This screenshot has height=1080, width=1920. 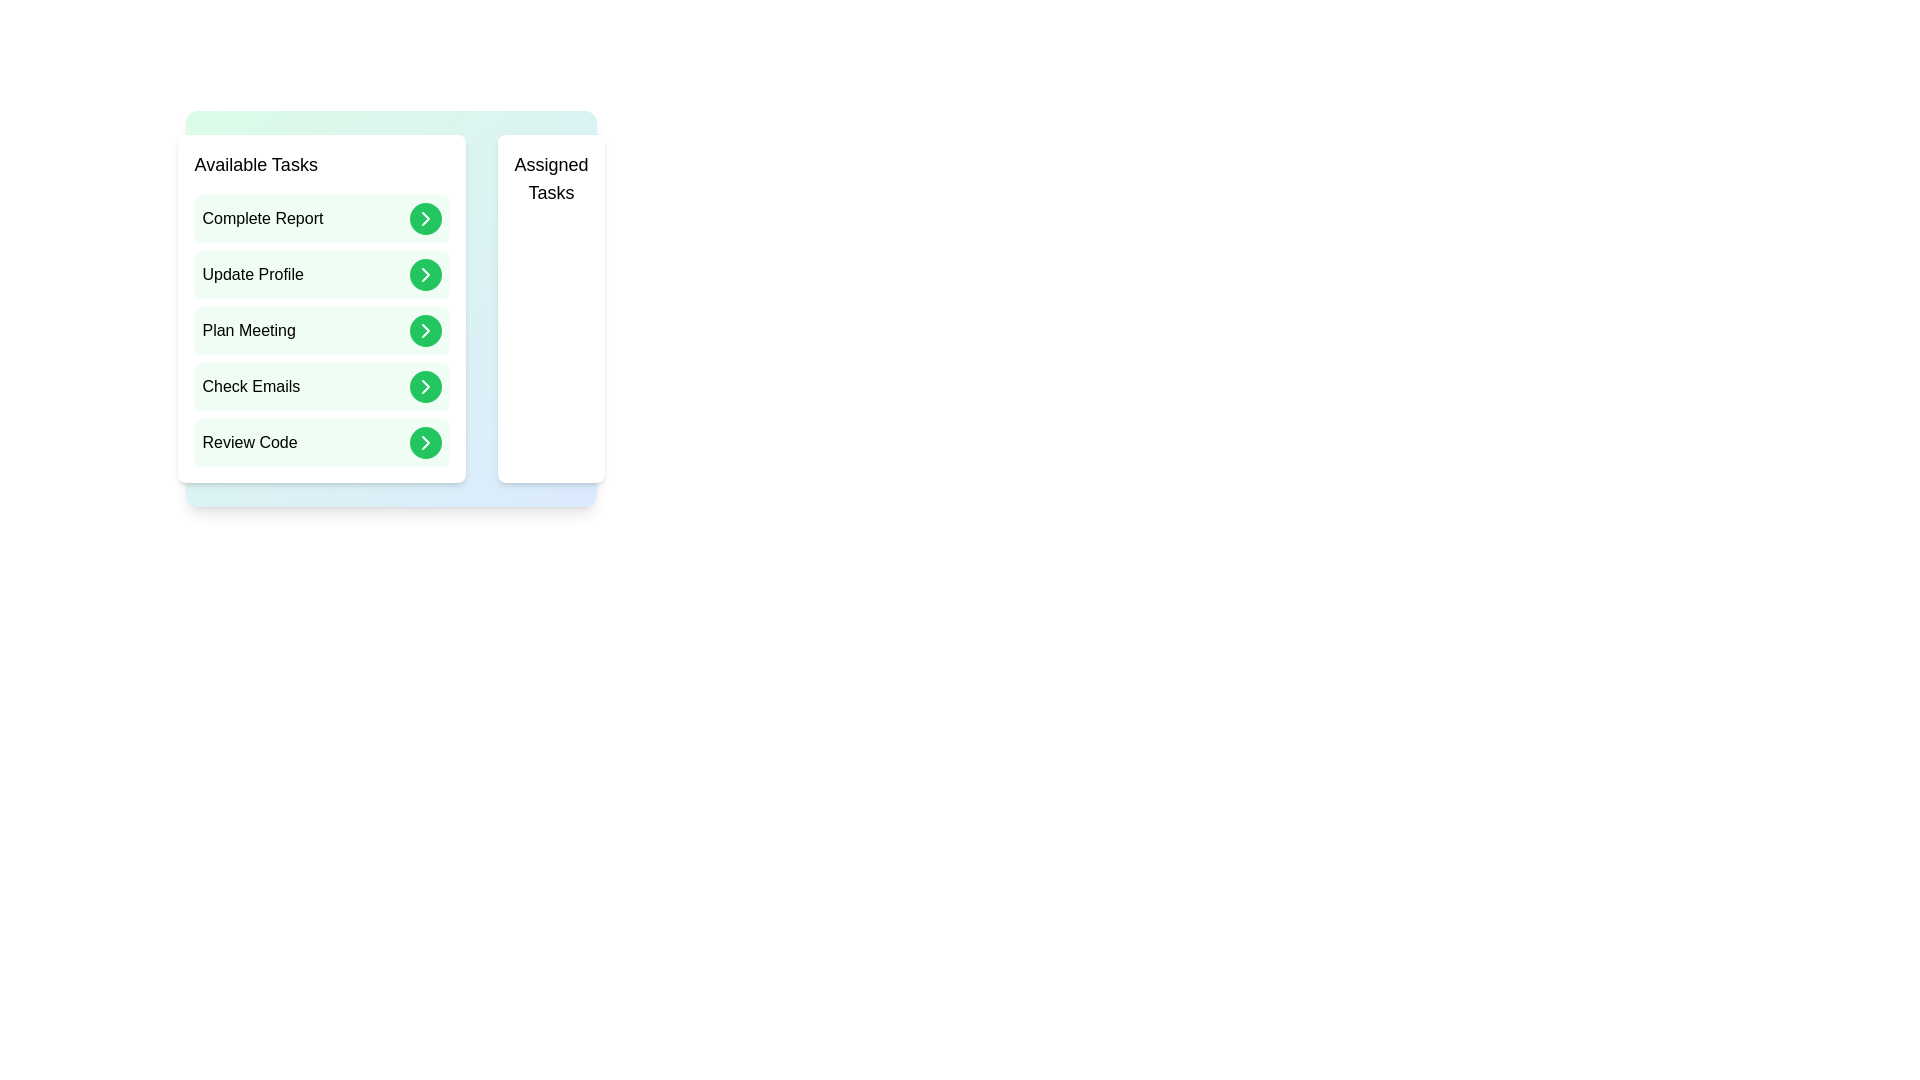 I want to click on the button corresponding to Update Profile, so click(x=425, y=274).